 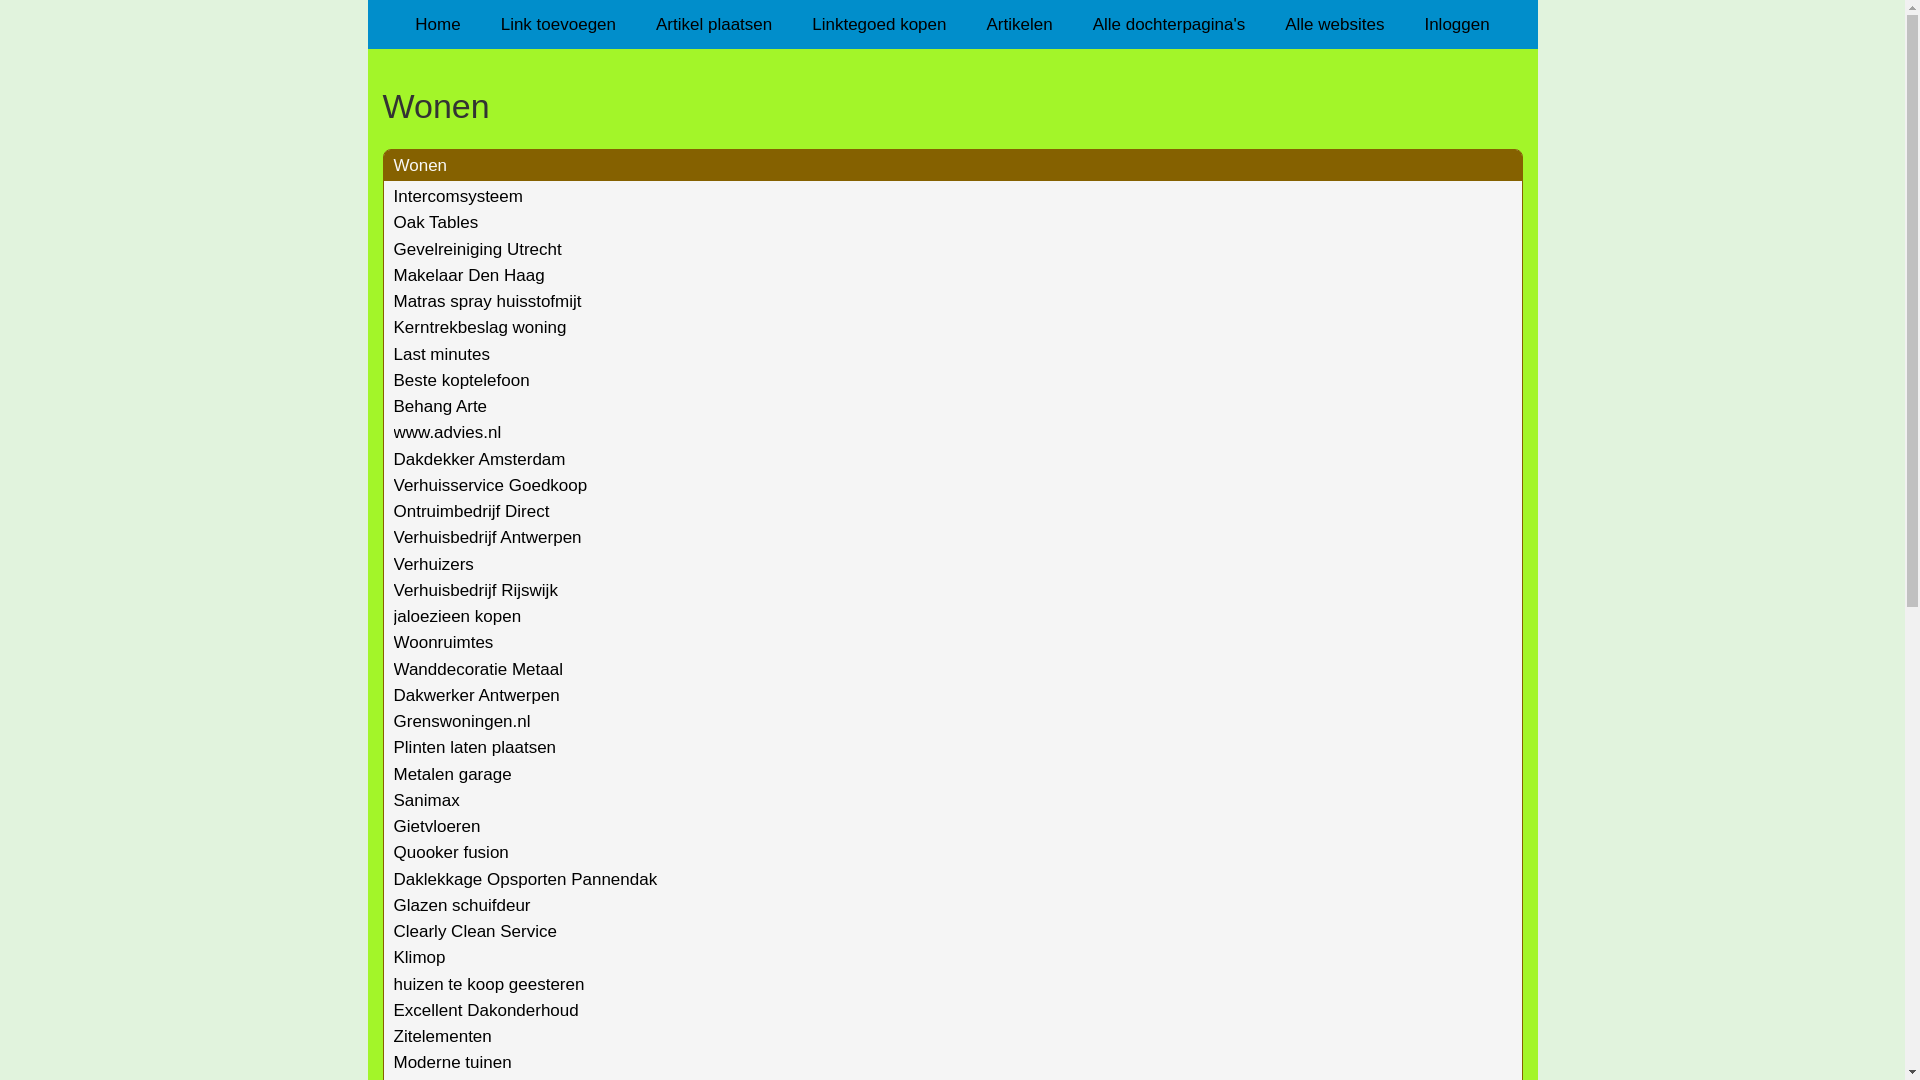 What do you see at coordinates (475, 694) in the screenshot?
I see `'Dakwerker Antwerpen'` at bounding box center [475, 694].